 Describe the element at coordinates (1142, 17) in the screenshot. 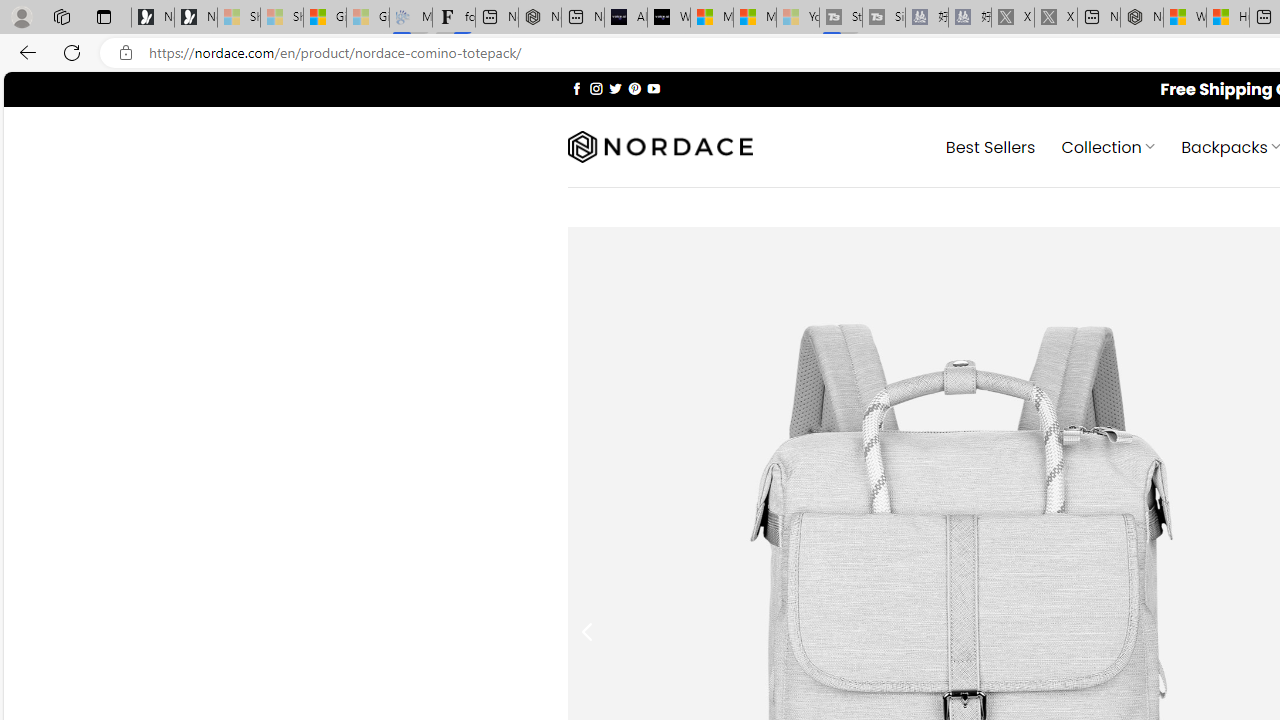

I see `'Nordace - My Account'` at that location.